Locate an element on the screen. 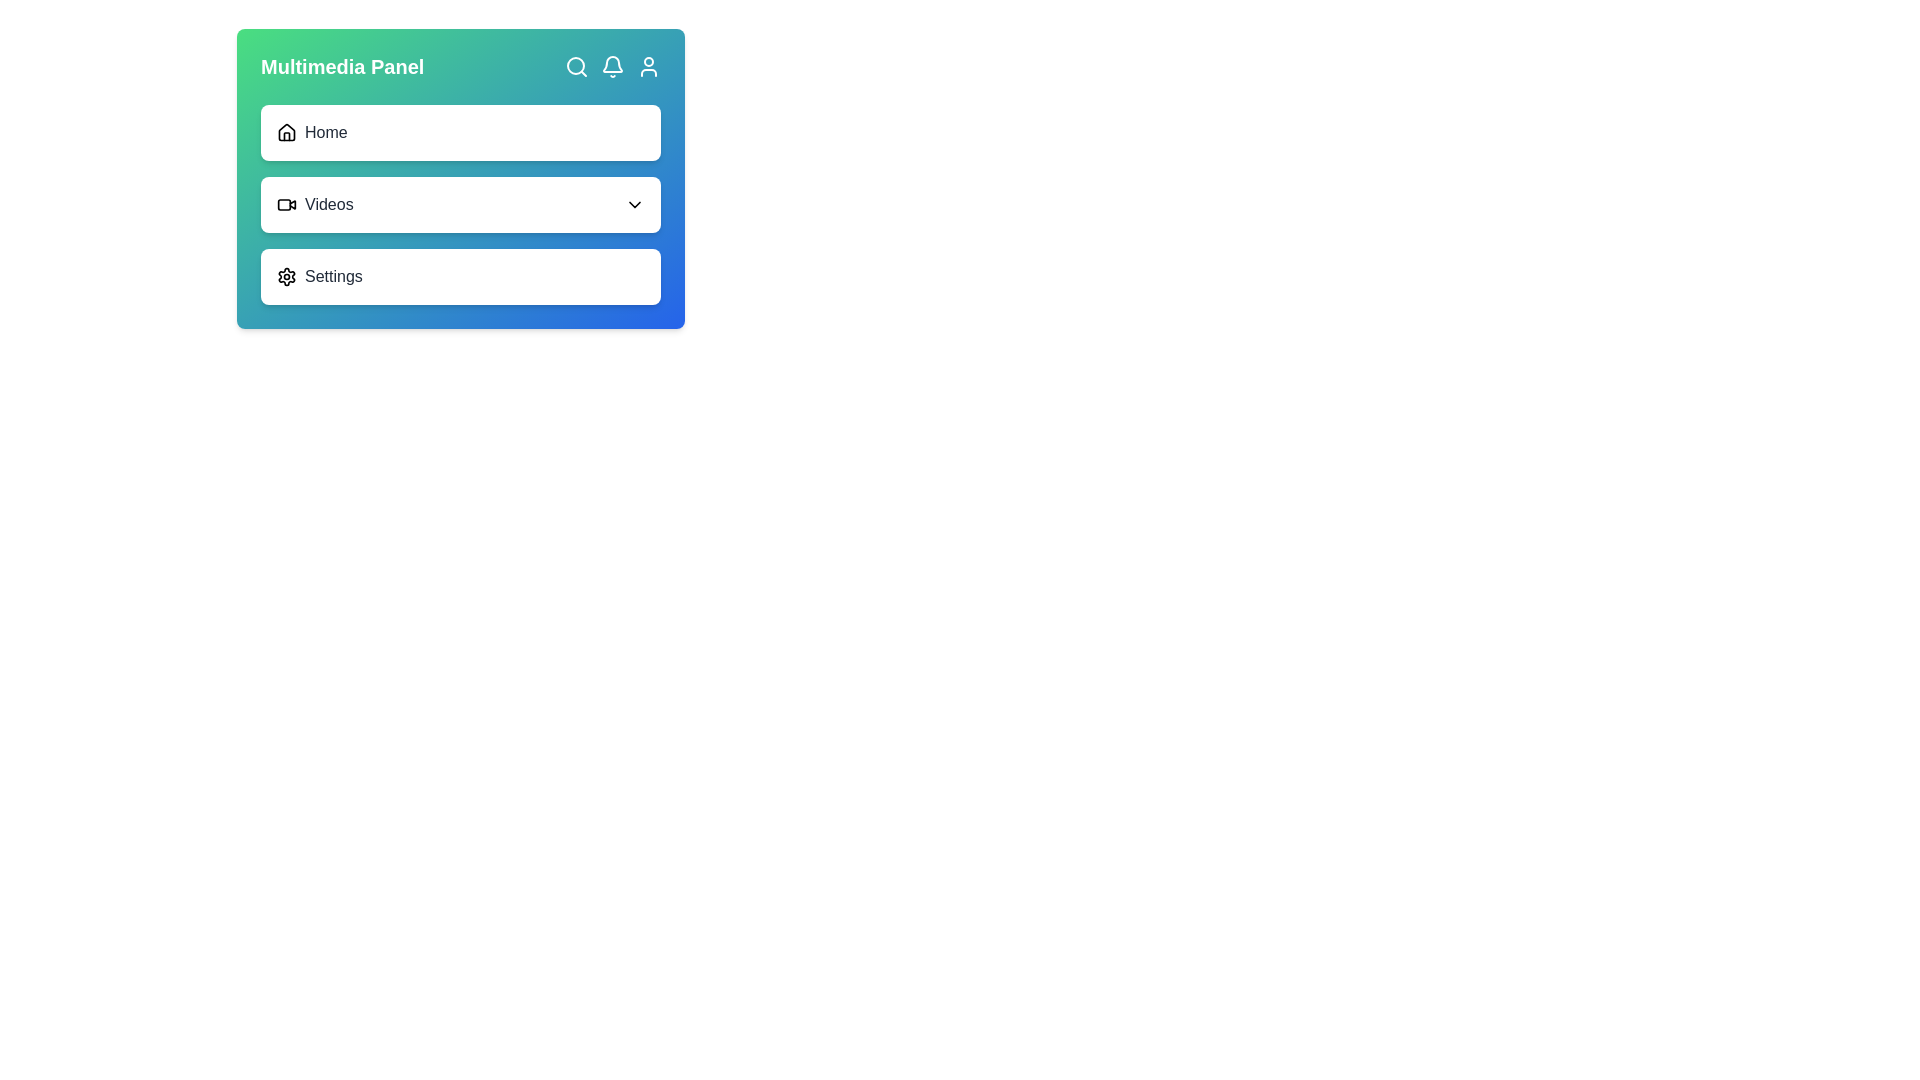  the Navigation link with icon and label, which is the last item in the vertical navigation menu is located at coordinates (318, 277).